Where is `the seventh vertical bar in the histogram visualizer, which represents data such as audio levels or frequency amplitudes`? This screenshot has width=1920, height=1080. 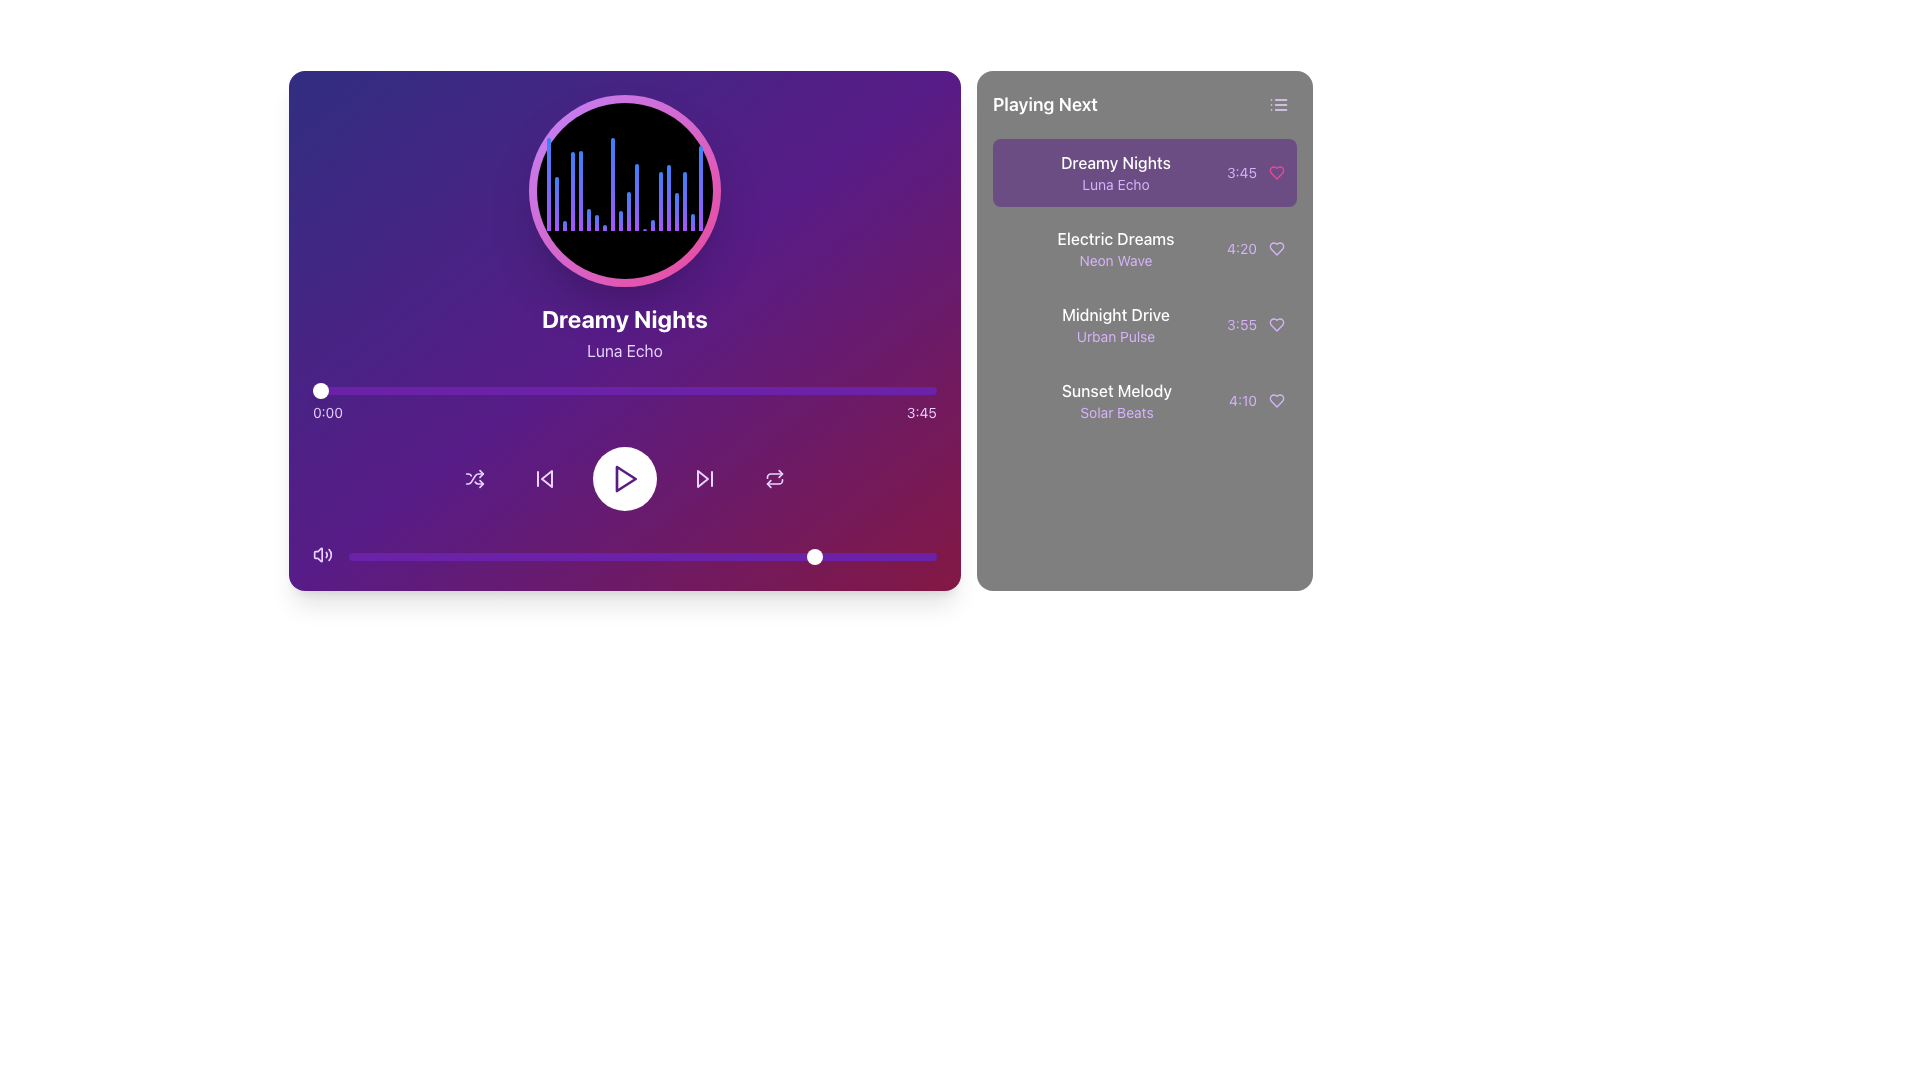 the seventh vertical bar in the histogram visualizer, which represents data such as audio levels or frequency amplitudes is located at coordinates (595, 222).